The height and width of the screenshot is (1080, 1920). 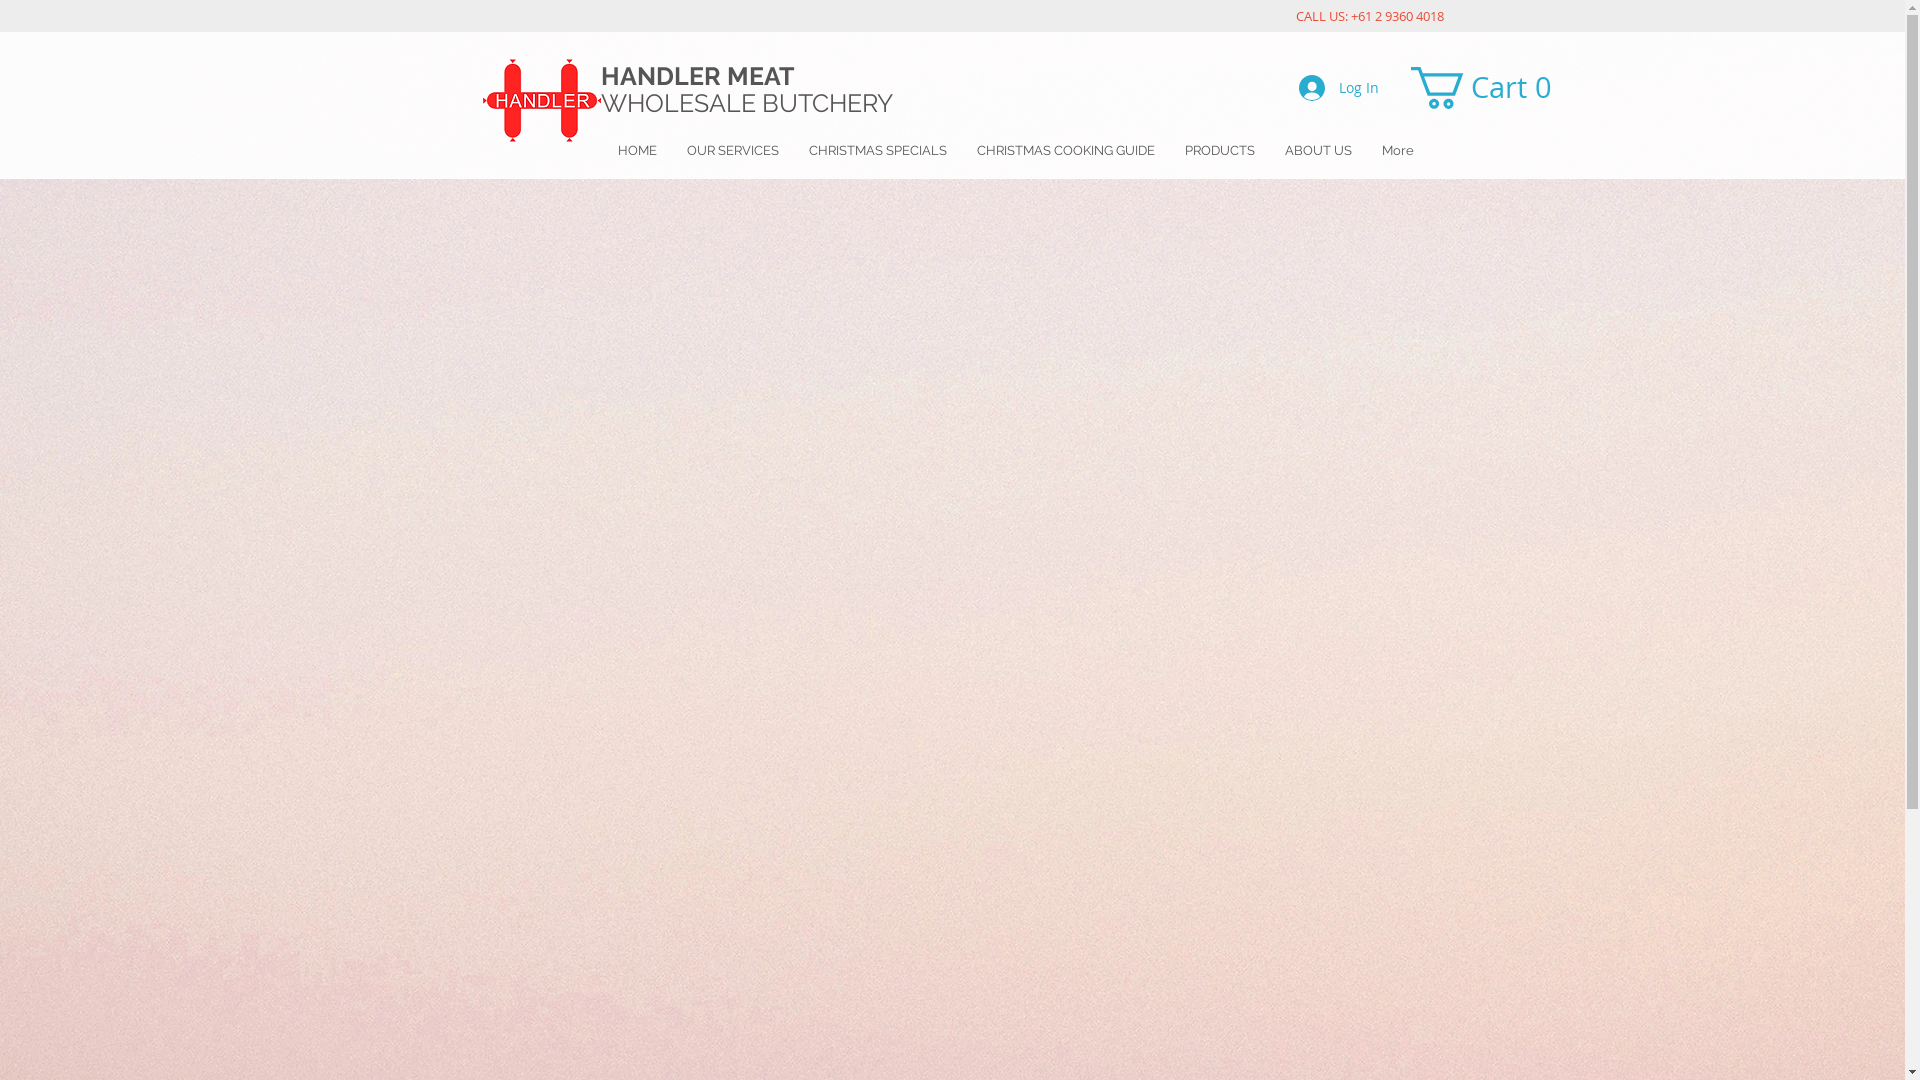 I want to click on 'Log In', so click(x=1338, y=87).